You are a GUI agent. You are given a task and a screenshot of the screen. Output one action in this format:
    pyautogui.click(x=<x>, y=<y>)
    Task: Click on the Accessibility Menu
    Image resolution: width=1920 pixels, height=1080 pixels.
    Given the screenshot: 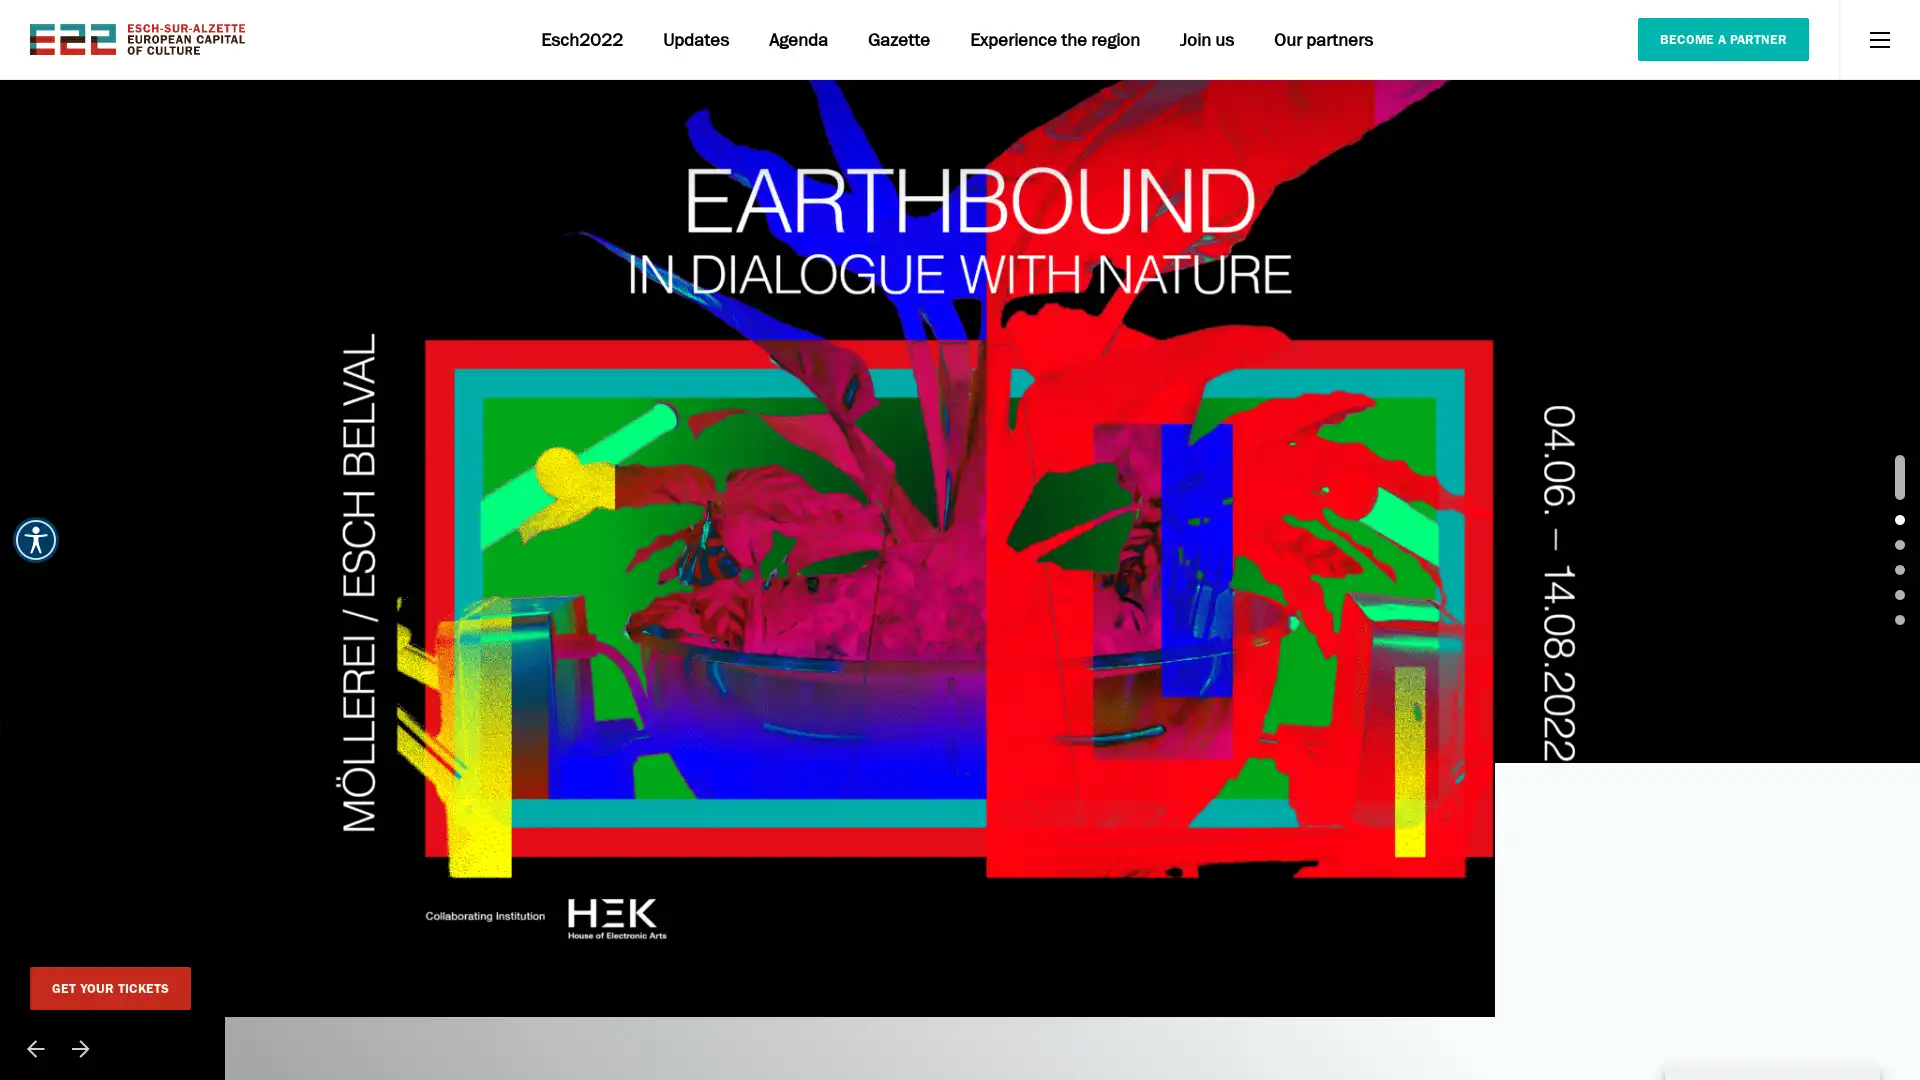 What is the action you would take?
    pyautogui.click(x=35, y=540)
    